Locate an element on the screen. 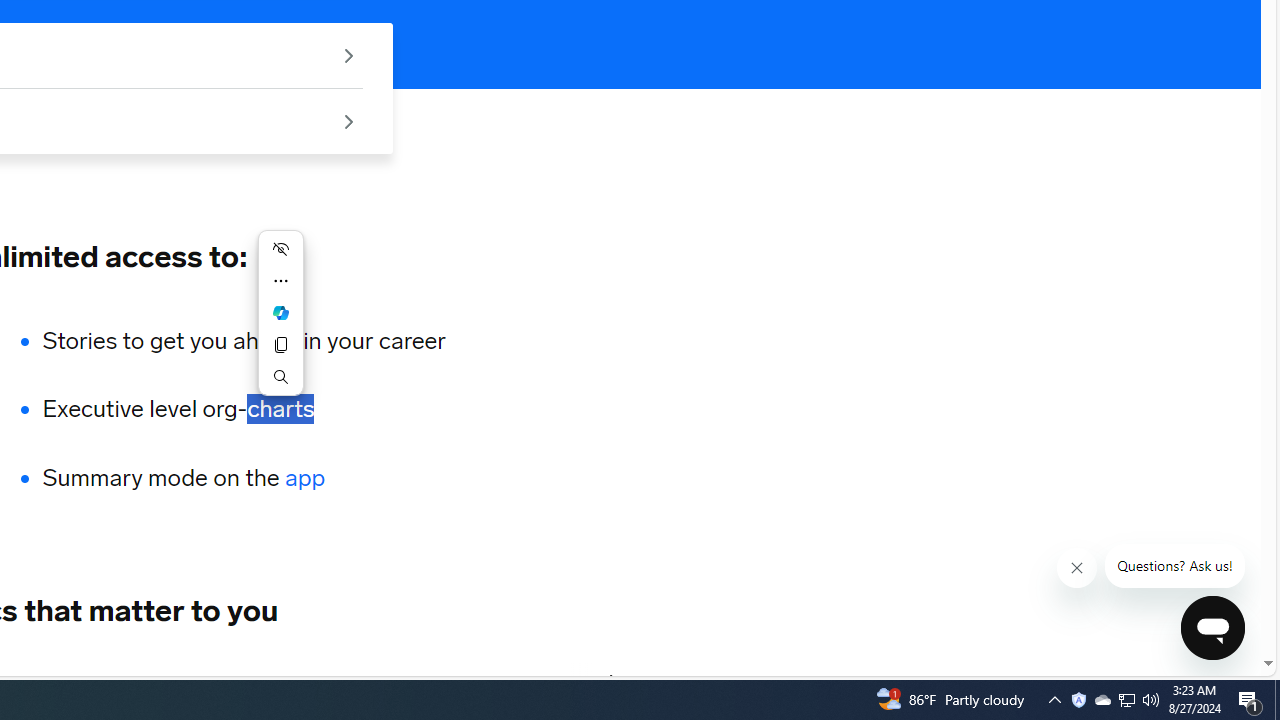 Image resolution: width=1280 pixels, height=720 pixels. 'Class: sc-1uf0igr-1 fjHZYk' is located at coordinates (1076, 568).